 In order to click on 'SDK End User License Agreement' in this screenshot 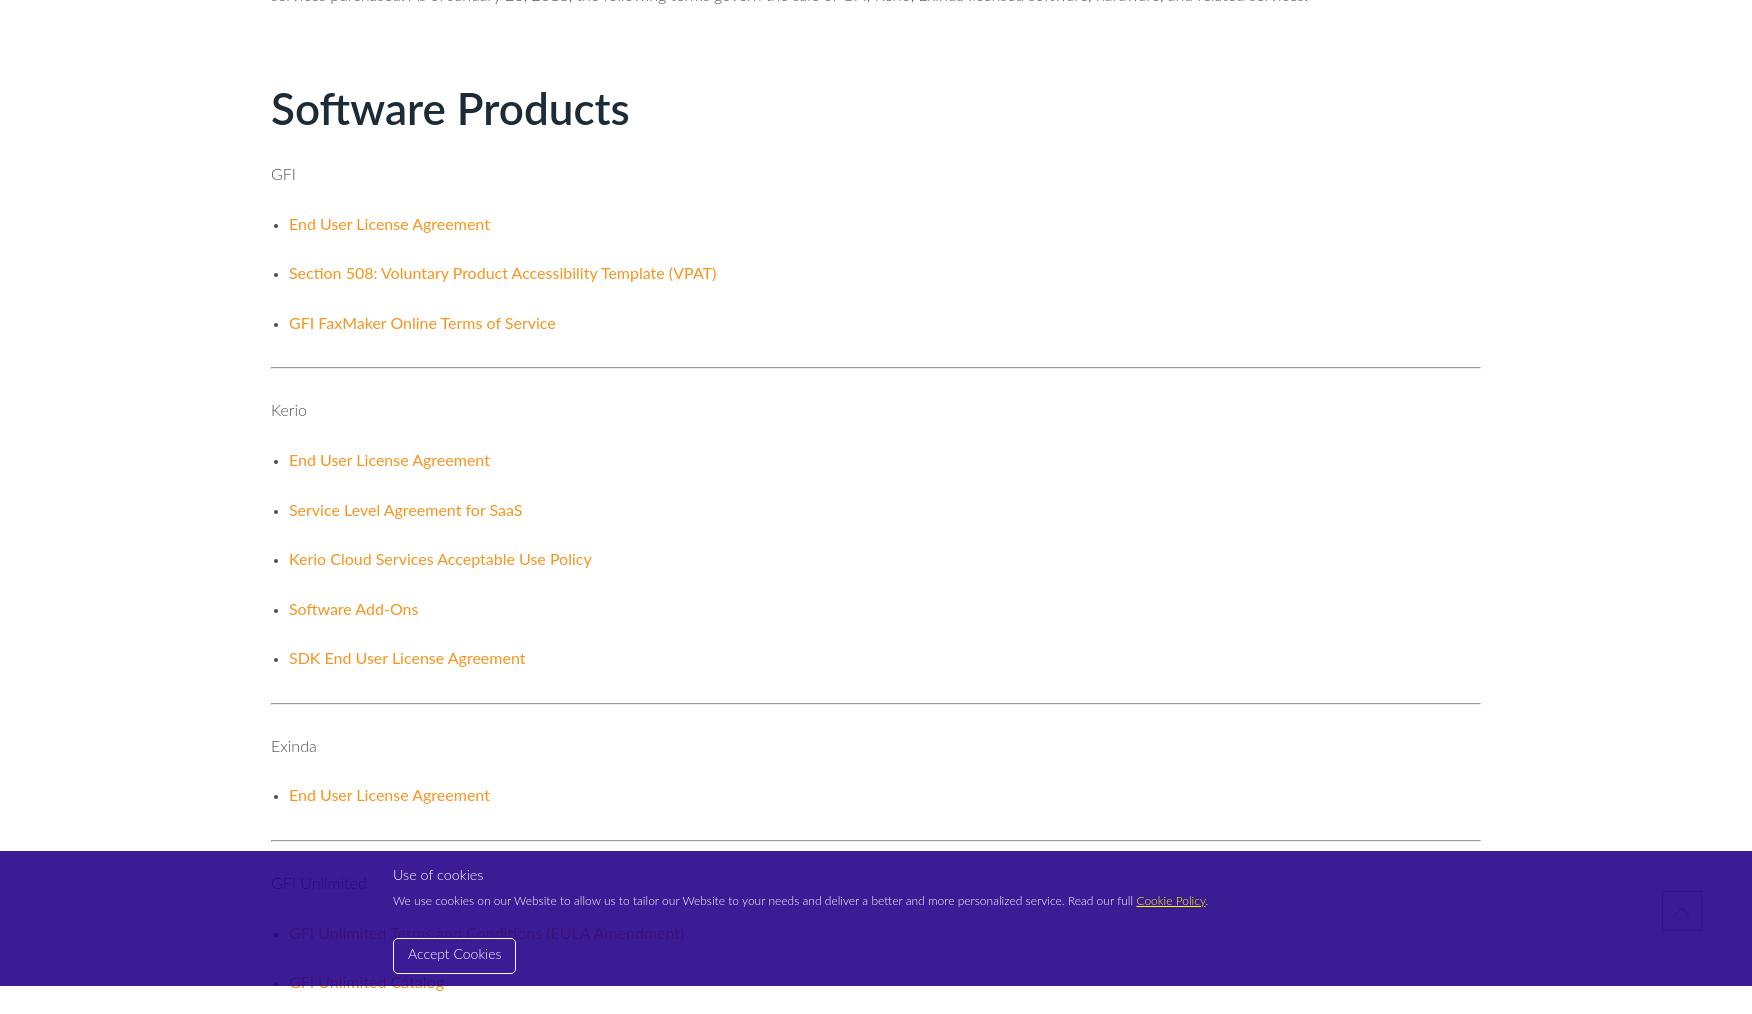, I will do `click(405, 658)`.